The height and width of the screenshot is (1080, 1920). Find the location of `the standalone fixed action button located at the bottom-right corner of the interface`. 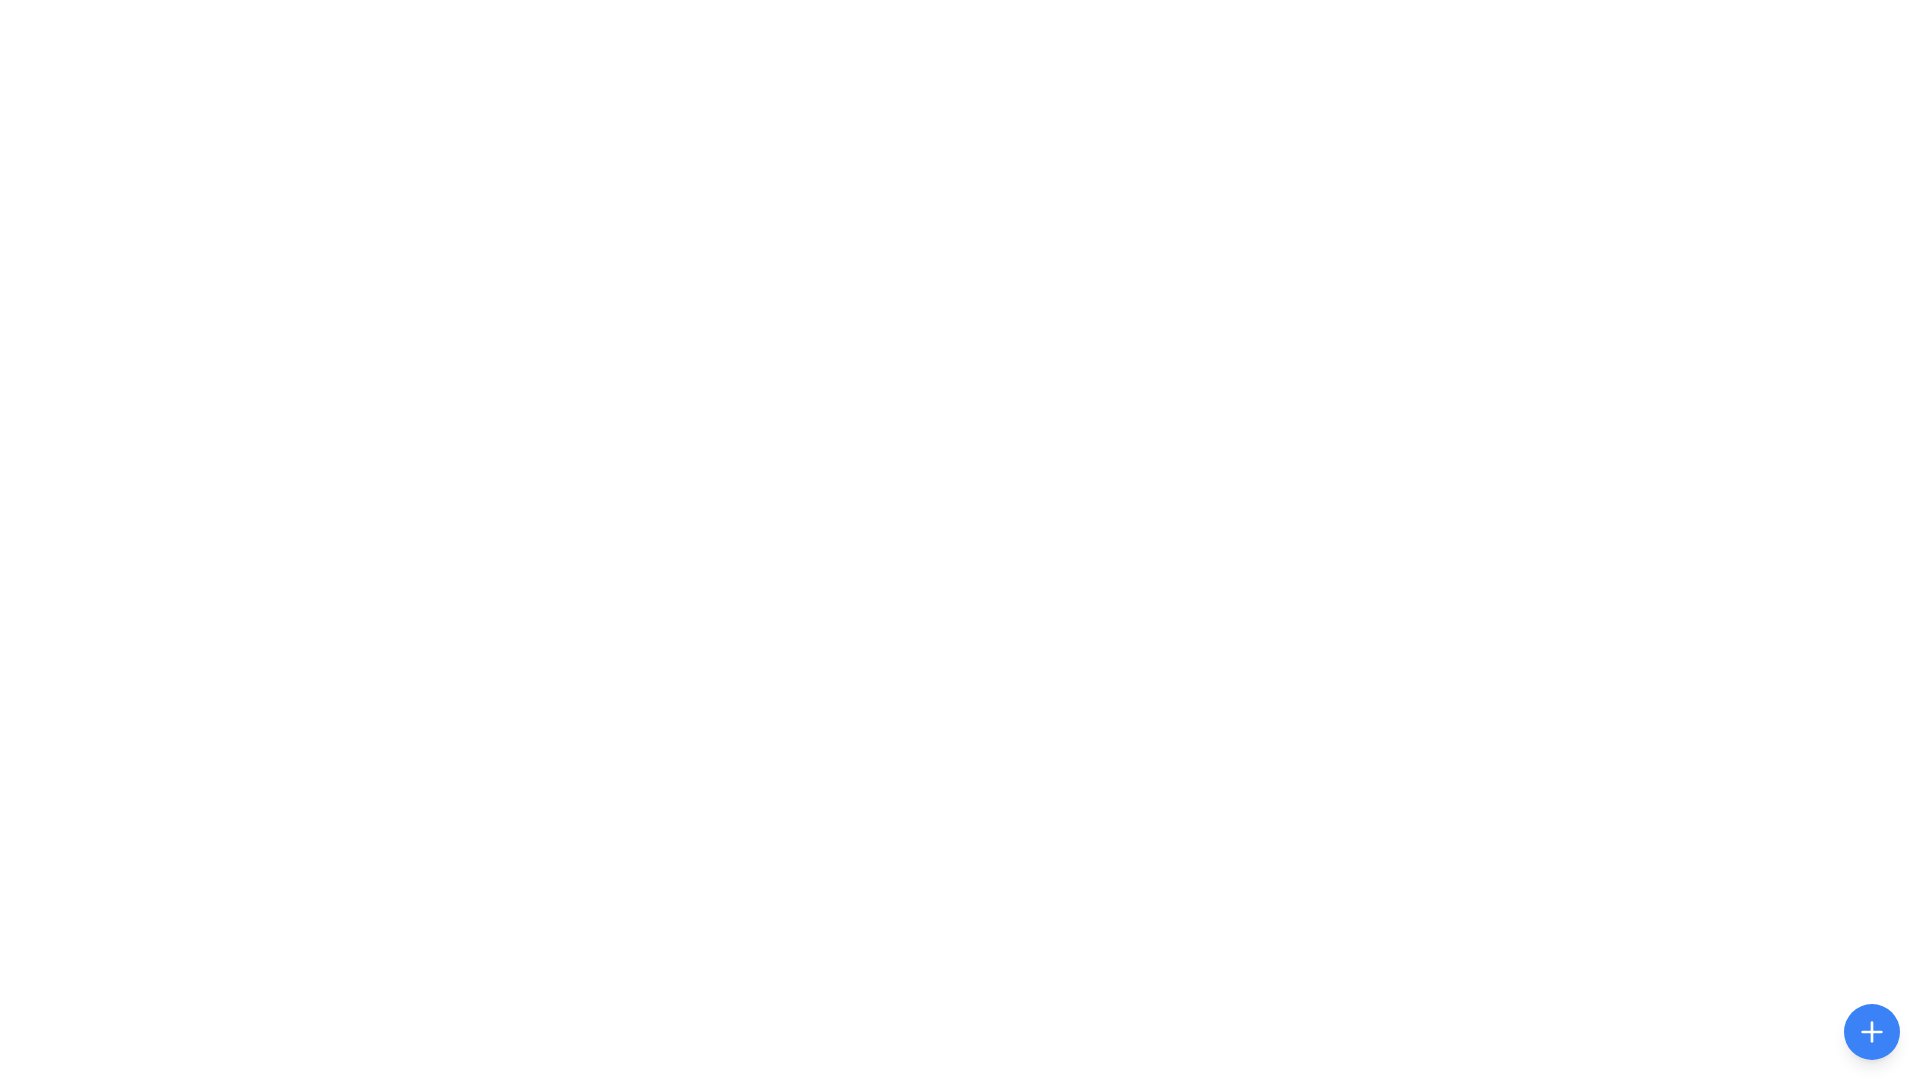

the standalone fixed action button located at the bottom-right corner of the interface is located at coordinates (1871, 1032).